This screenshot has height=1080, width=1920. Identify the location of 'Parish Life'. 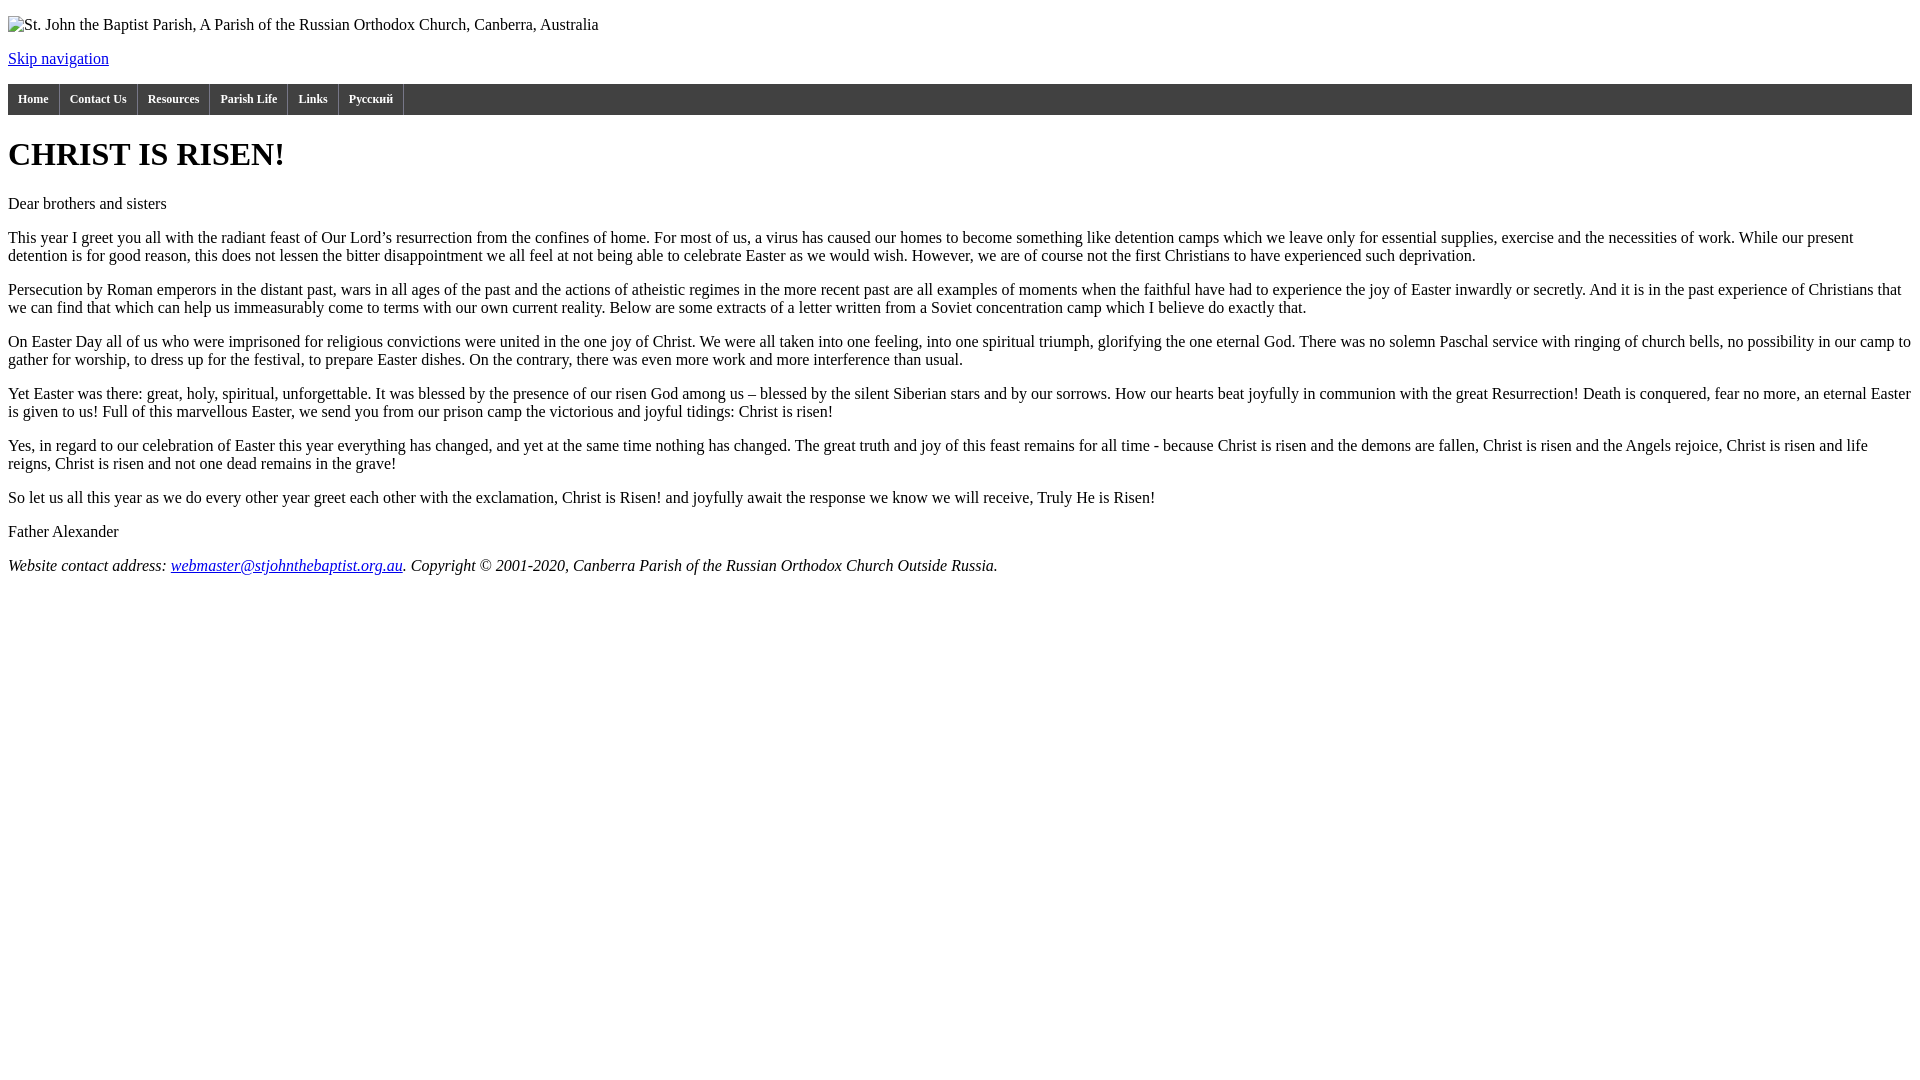
(248, 99).